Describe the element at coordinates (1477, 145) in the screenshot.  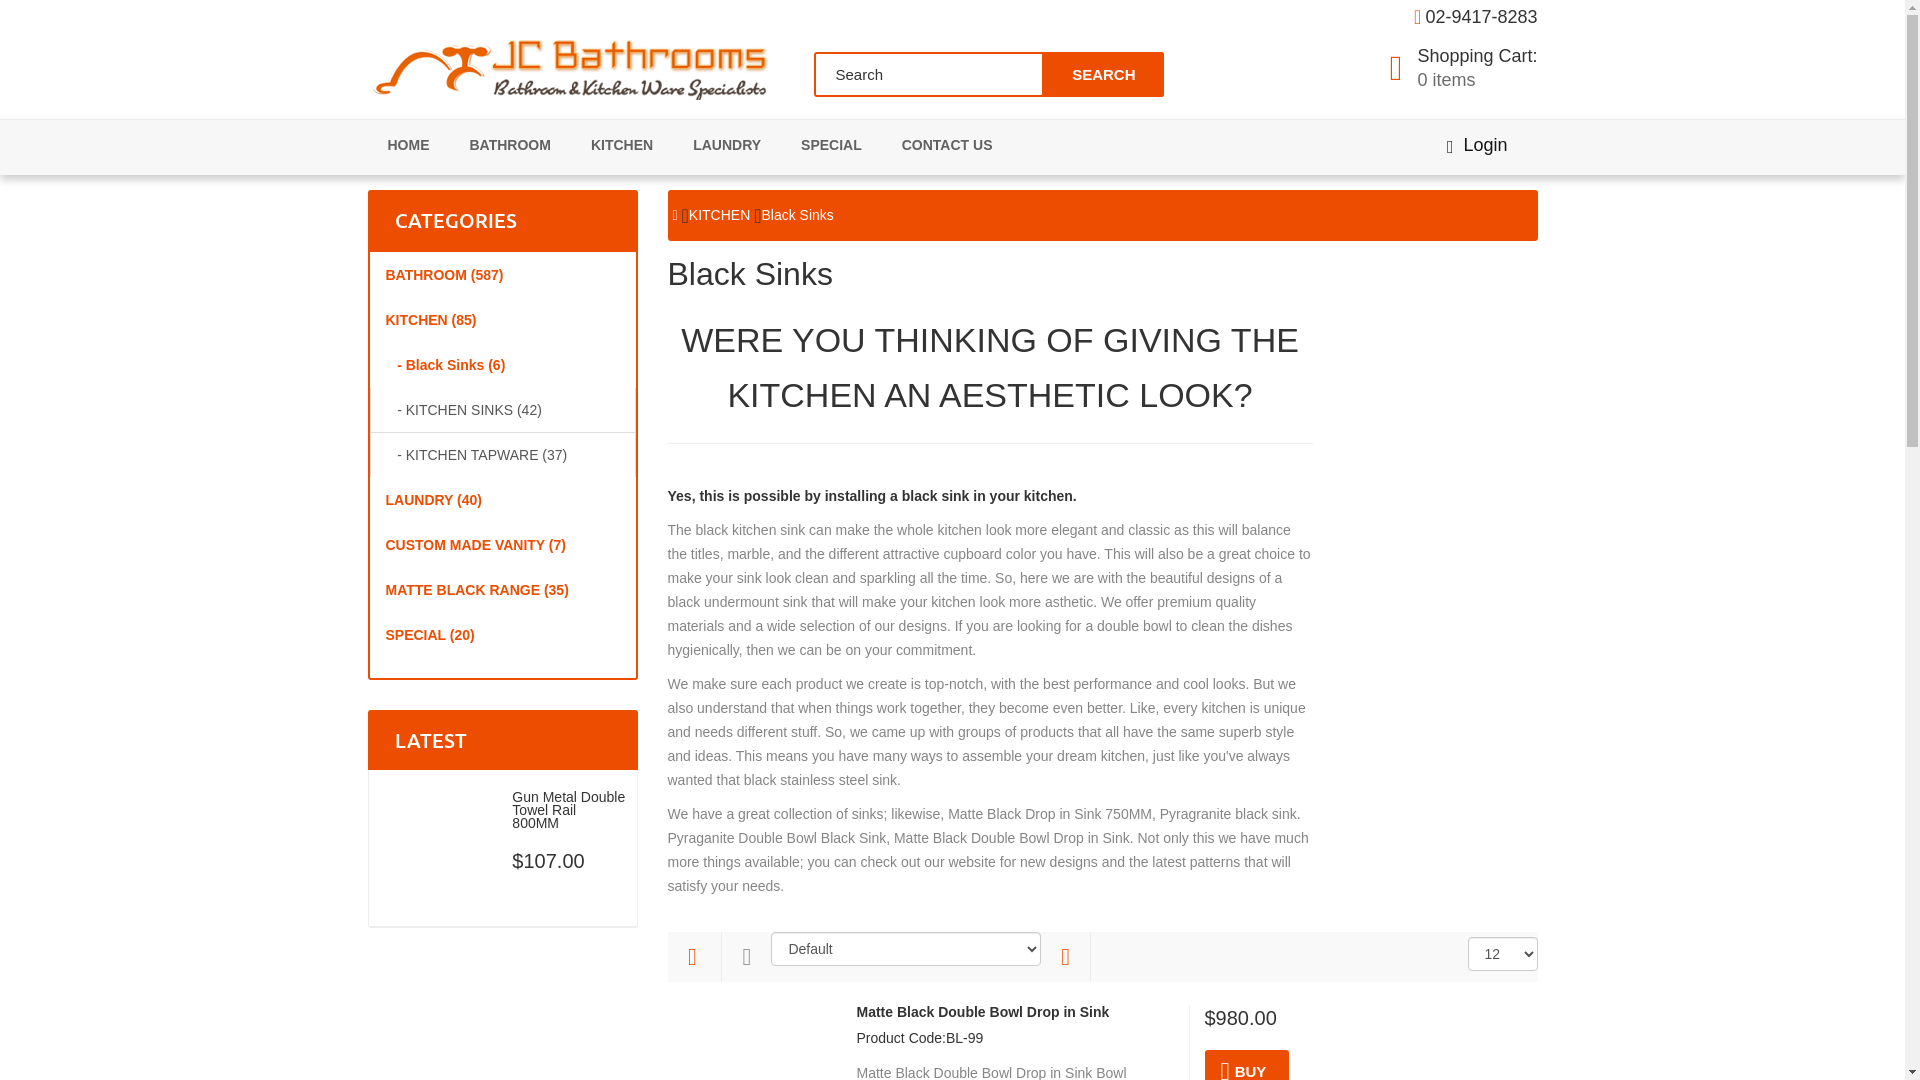
I see `'Login'` at that location.